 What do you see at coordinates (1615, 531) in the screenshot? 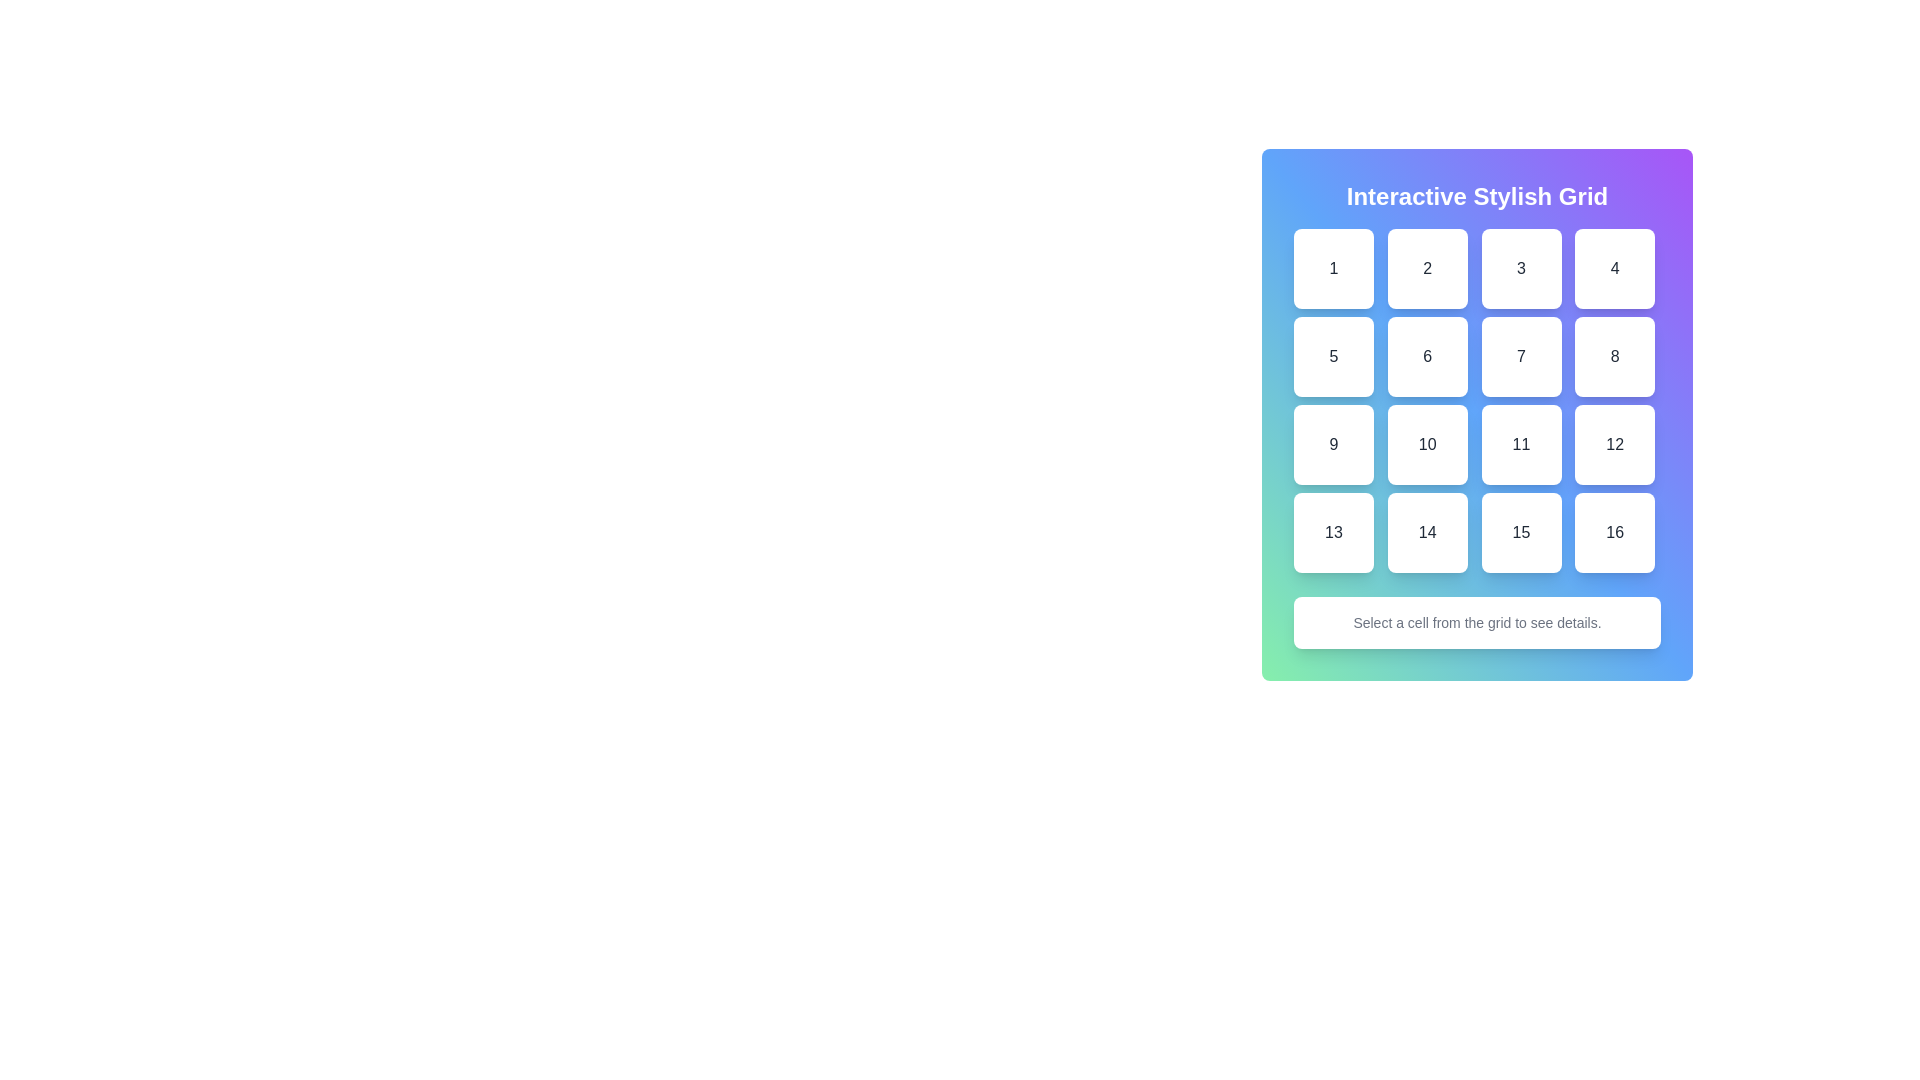
I see `the selectable grid cell located in the fourth column and fourth row of the 4x4 grid layout, which displays information related to '16'` at bounding box center [1615, 531].